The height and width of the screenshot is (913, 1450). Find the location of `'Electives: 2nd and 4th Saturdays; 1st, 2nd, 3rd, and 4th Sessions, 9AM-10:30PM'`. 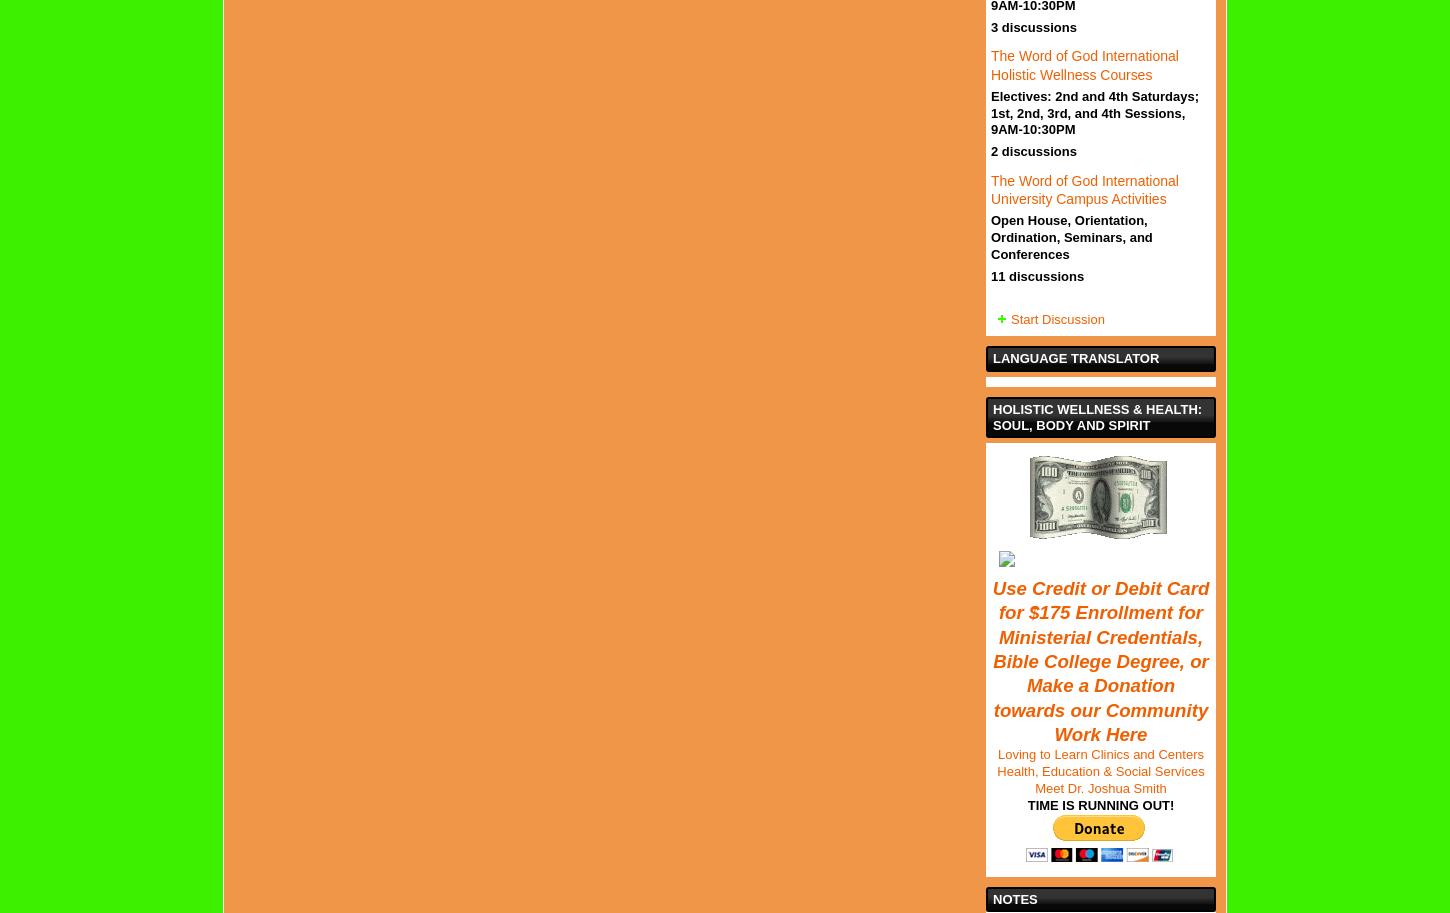

'Electives: 2nd and 4th Saturdays; 1st, 2nd, 3rd, and 4th Sessions, 9AM-10:30PM' is located at coordinates (1094, 112).